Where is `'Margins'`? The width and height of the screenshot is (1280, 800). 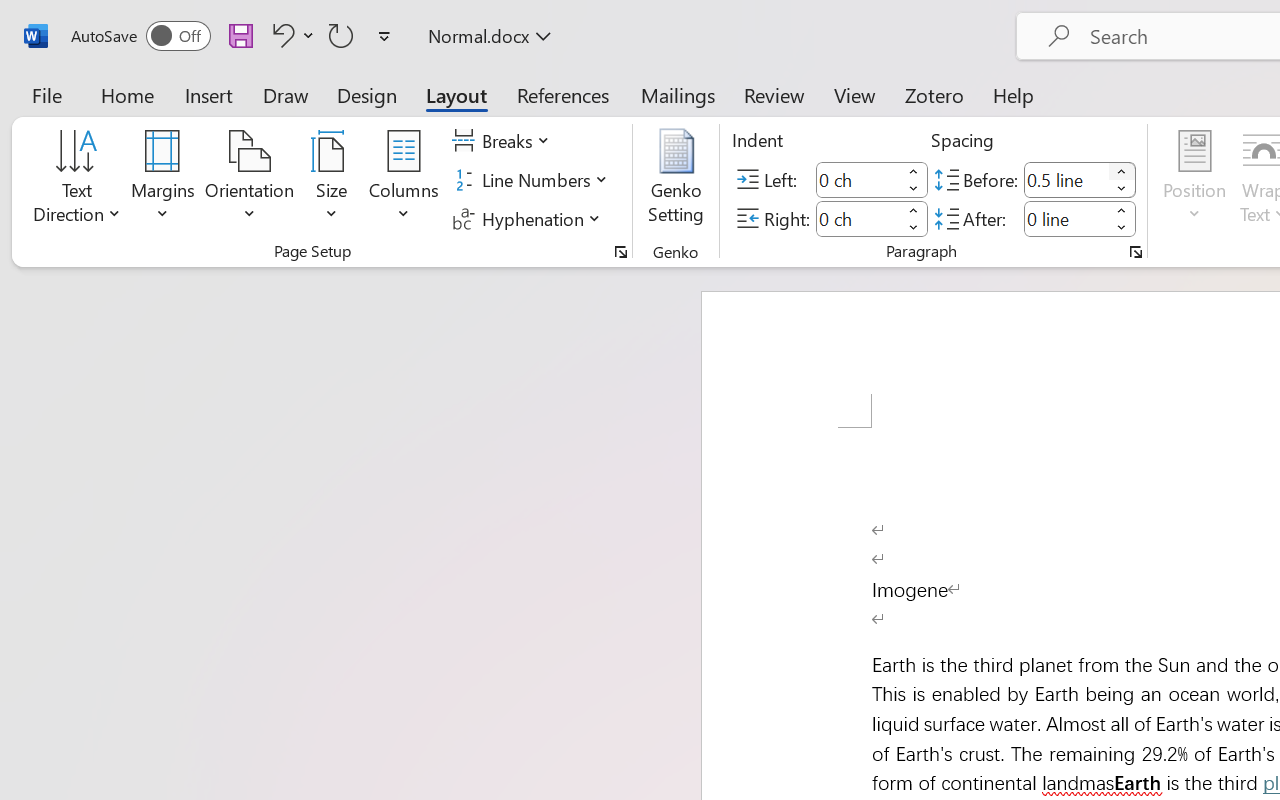
'Margins' is located at coordinates (163, 179).